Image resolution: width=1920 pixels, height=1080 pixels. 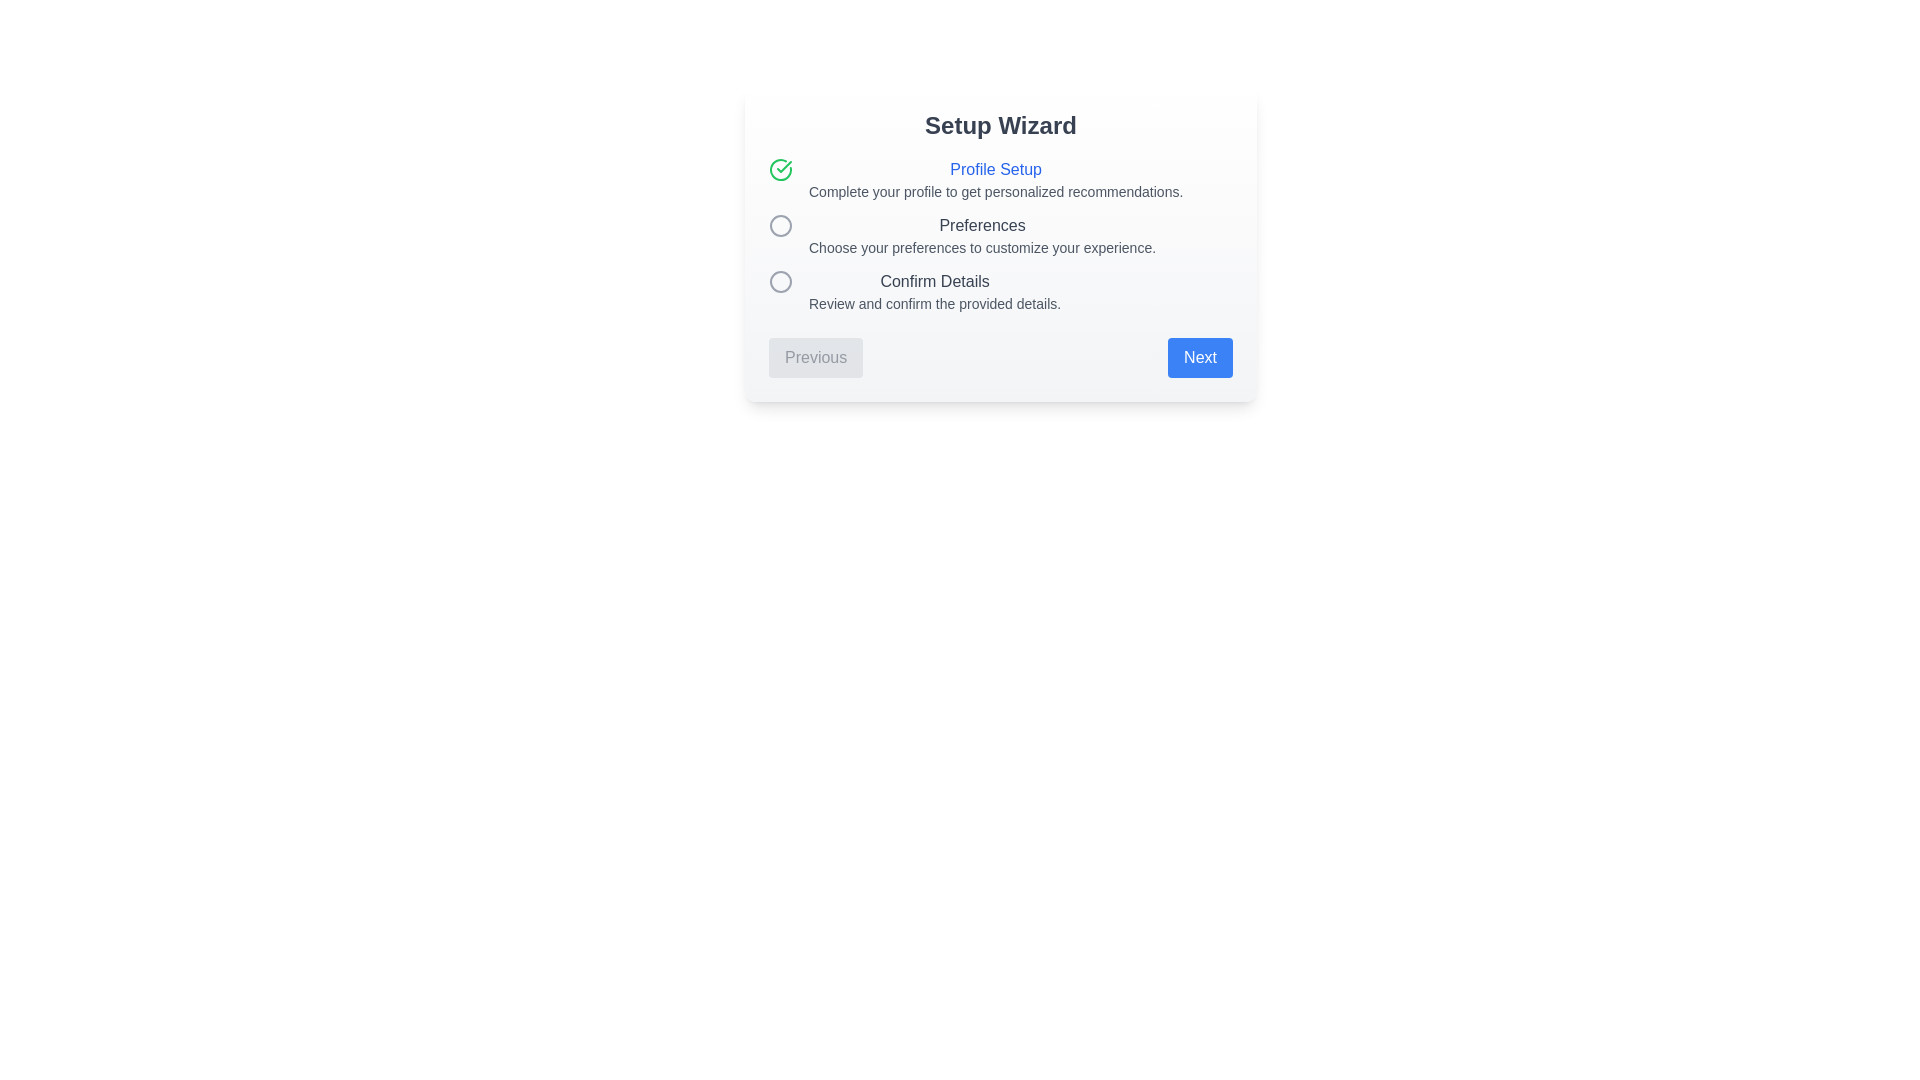 What do you see at coordinates (982, 225) in the screenshot?
I see `the text of the step Preferences to highlight or select it` at bounding box center [982, 225].